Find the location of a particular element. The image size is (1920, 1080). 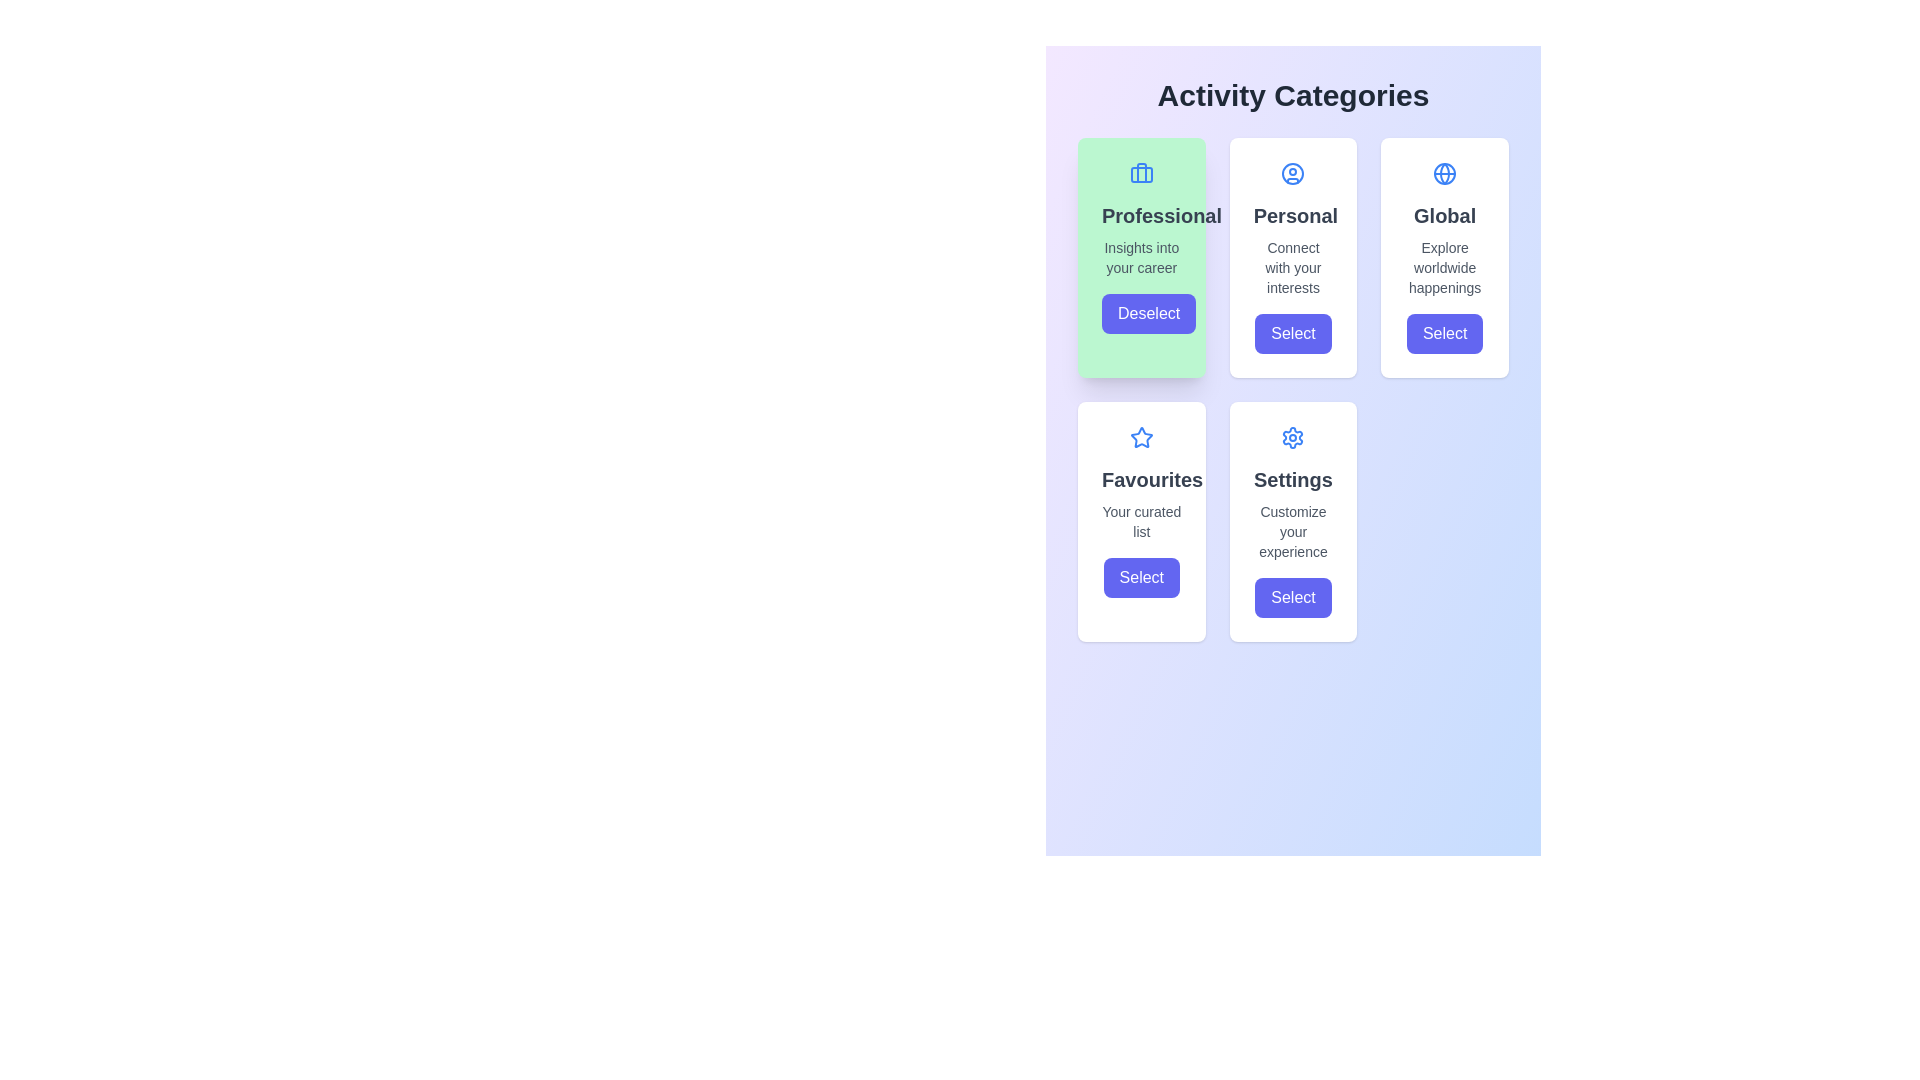

the 'Deselect' button with a deep indigo background located in the 'Professional' card, positioned below 'Insights into your career' in the 'Activity Categories' section is located at coordinates (1149, 313).